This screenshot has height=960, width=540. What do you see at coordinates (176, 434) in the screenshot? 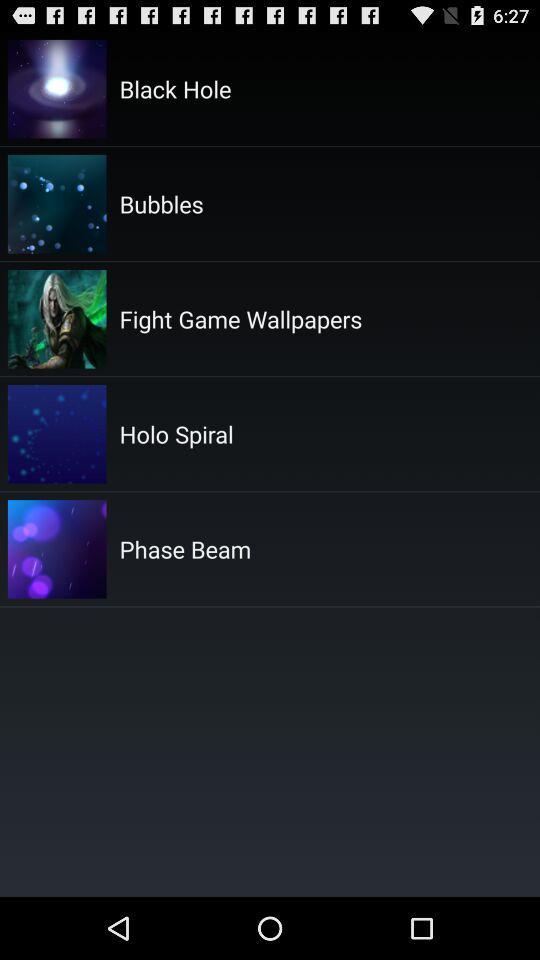
I see `the holo spiral icon` at bounding box center [176, 434].